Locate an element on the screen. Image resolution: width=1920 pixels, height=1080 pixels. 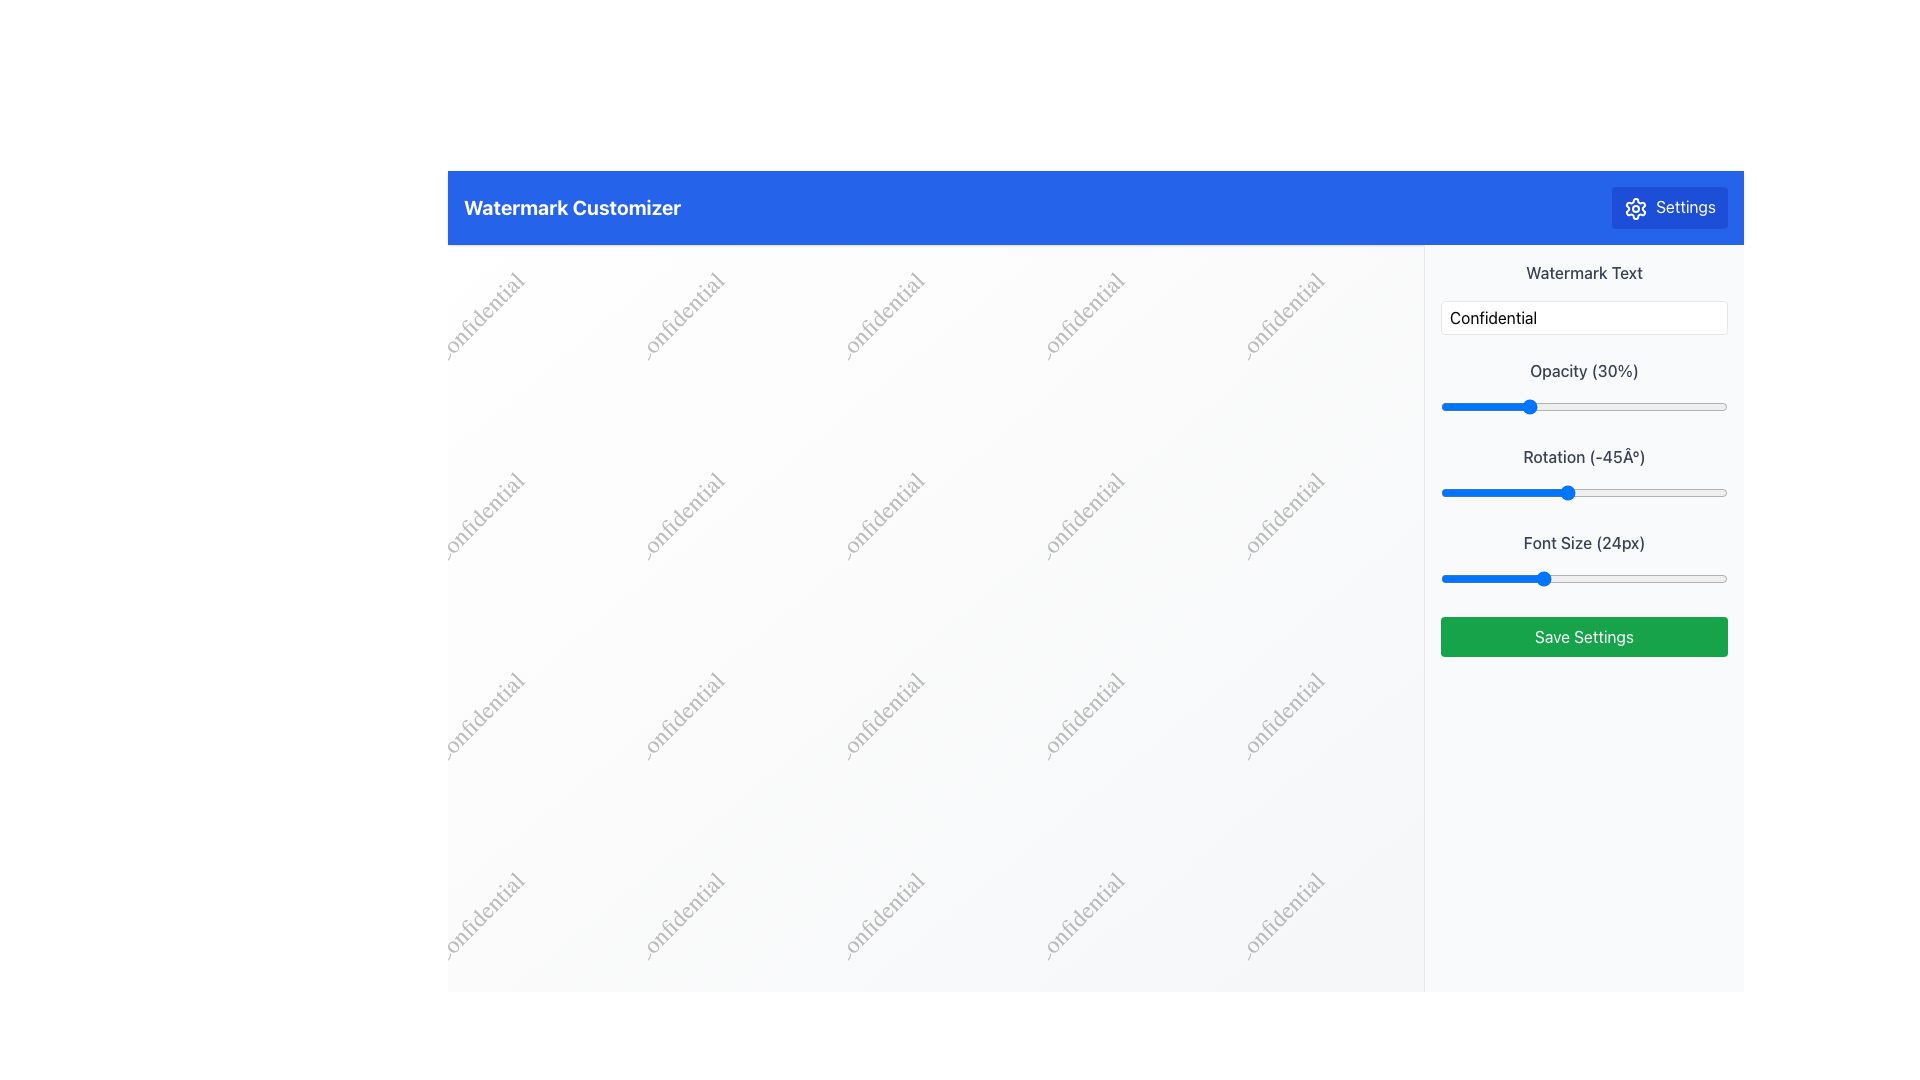
the opacity is located at coordinates (1512, 405).